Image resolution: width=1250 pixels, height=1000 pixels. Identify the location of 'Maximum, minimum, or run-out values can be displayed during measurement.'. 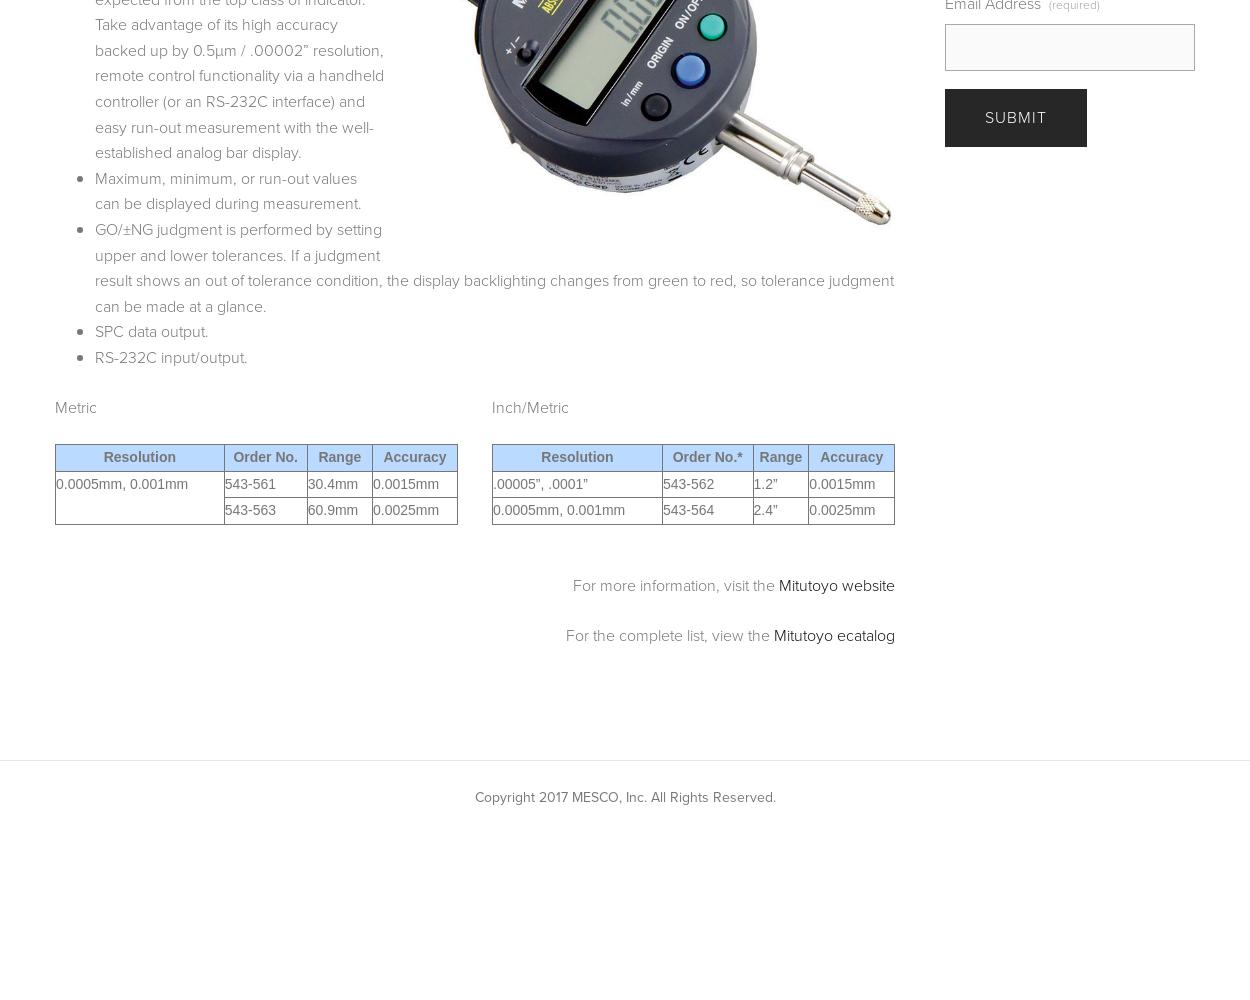
(227, 189).